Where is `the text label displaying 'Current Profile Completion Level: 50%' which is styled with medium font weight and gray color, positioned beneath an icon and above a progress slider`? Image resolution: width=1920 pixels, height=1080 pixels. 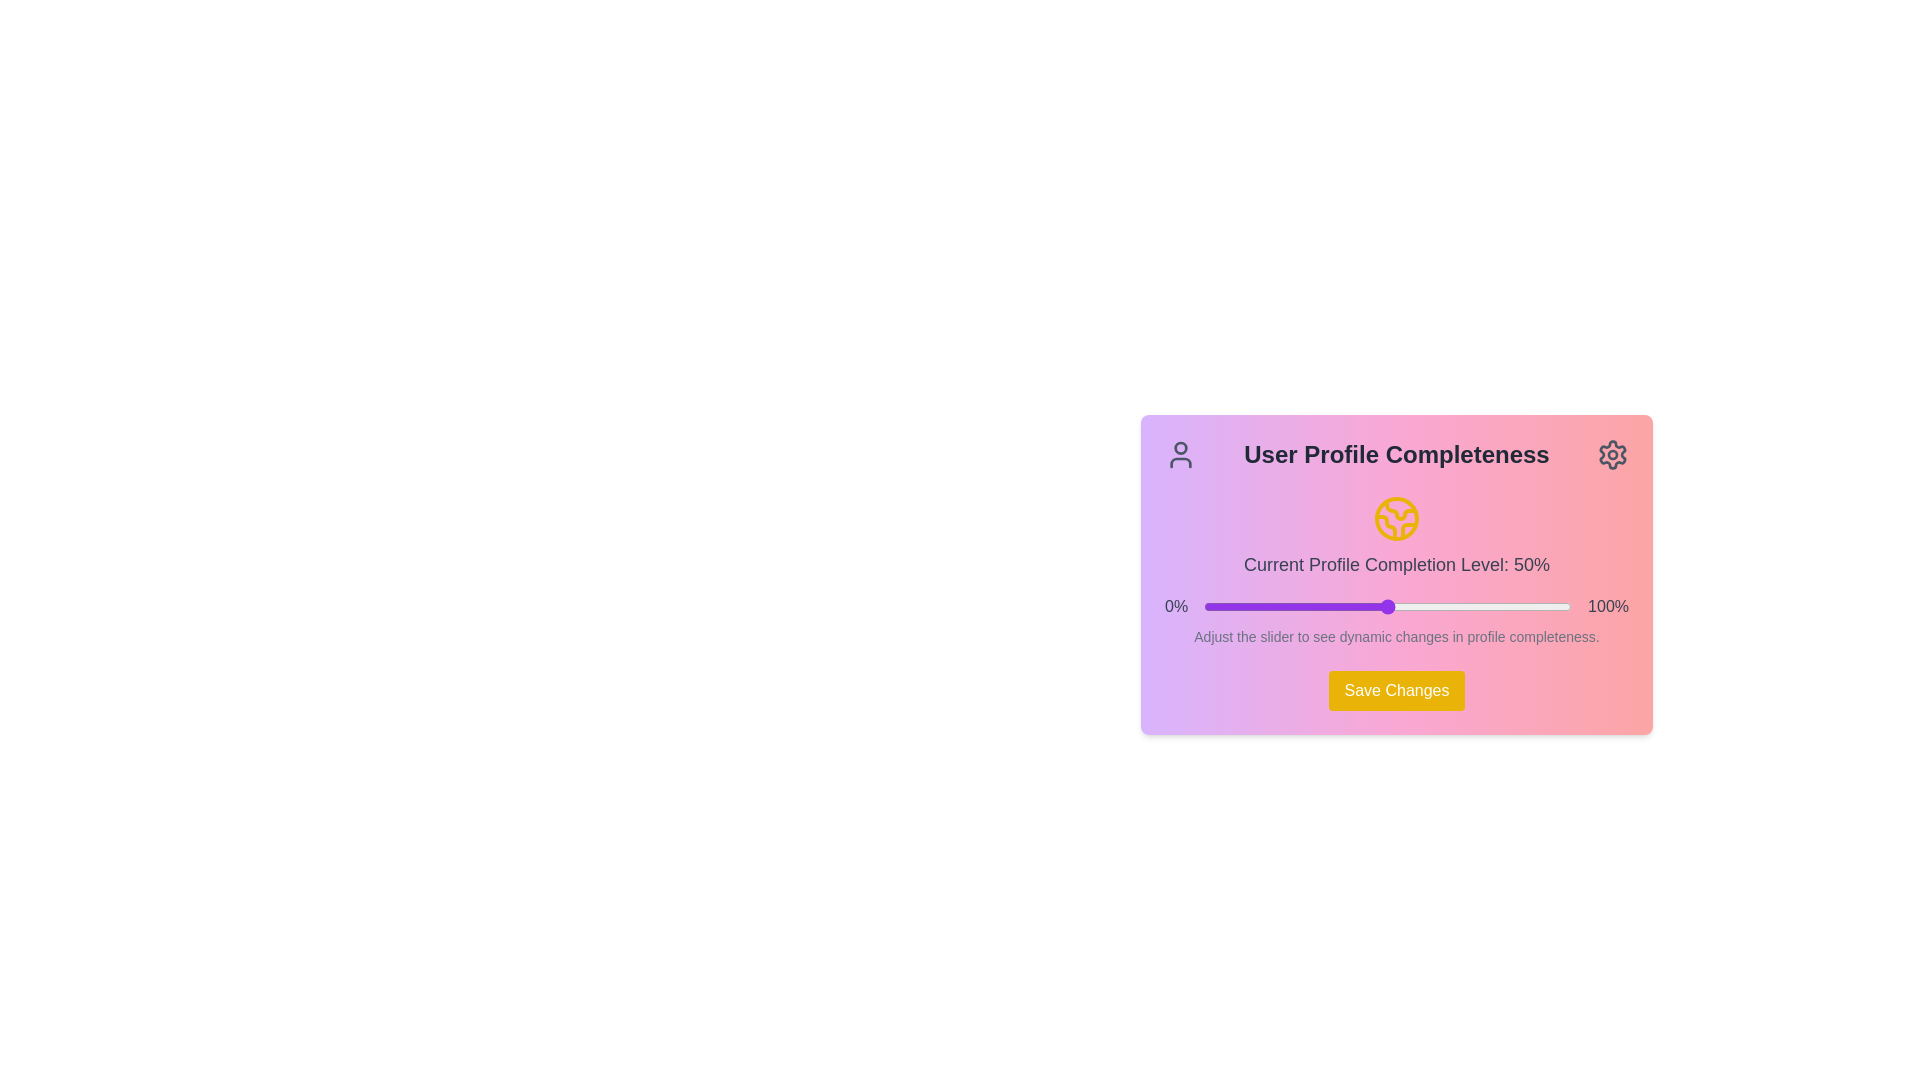
the text label displaying 'Current Profile Completion Level: 50%' which is styled with medium font weight and gray color, positioned beneath an icon and above a progress slider is located at coordinates (1395, 564).